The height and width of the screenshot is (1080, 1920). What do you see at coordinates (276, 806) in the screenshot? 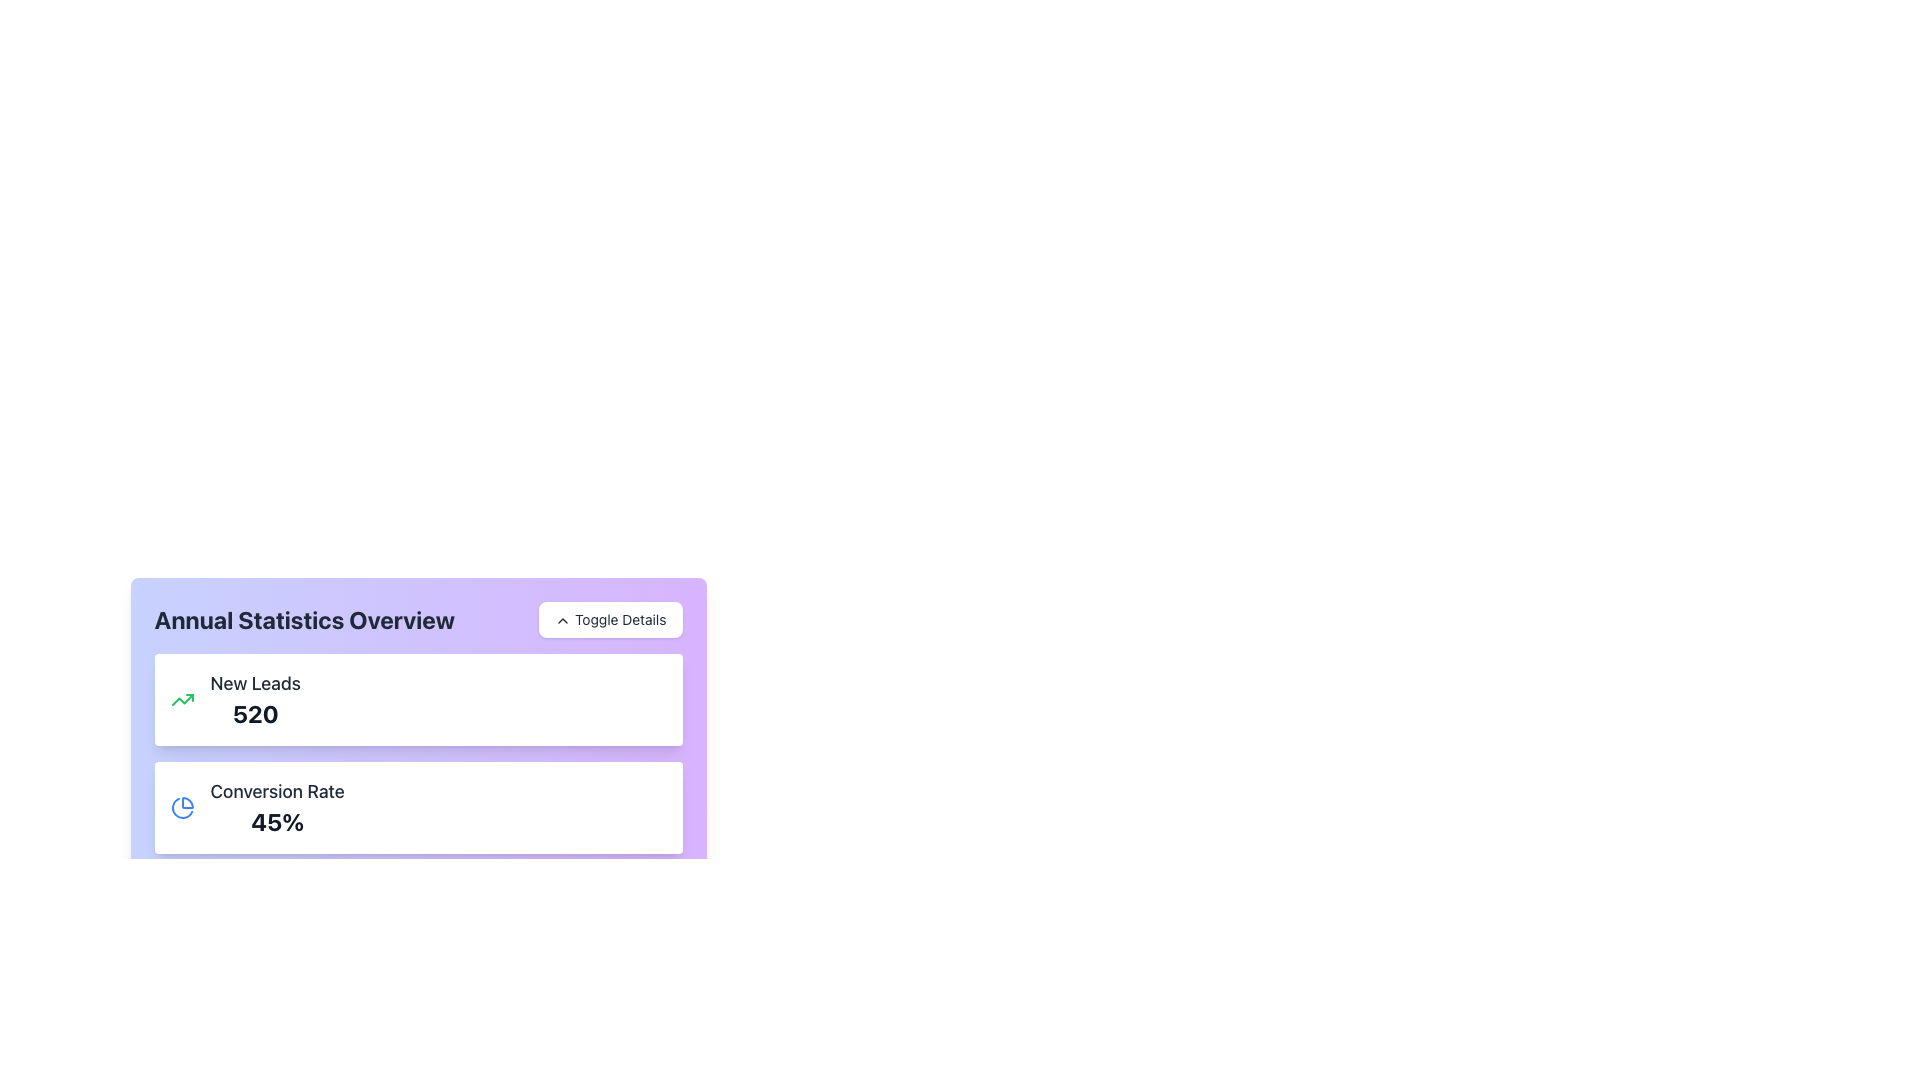
I see `the Text Display element that presents the conversion rate metric, located in a white card with rounded corners beneath the 'New Leads' card` at bounding box center [276, 806].